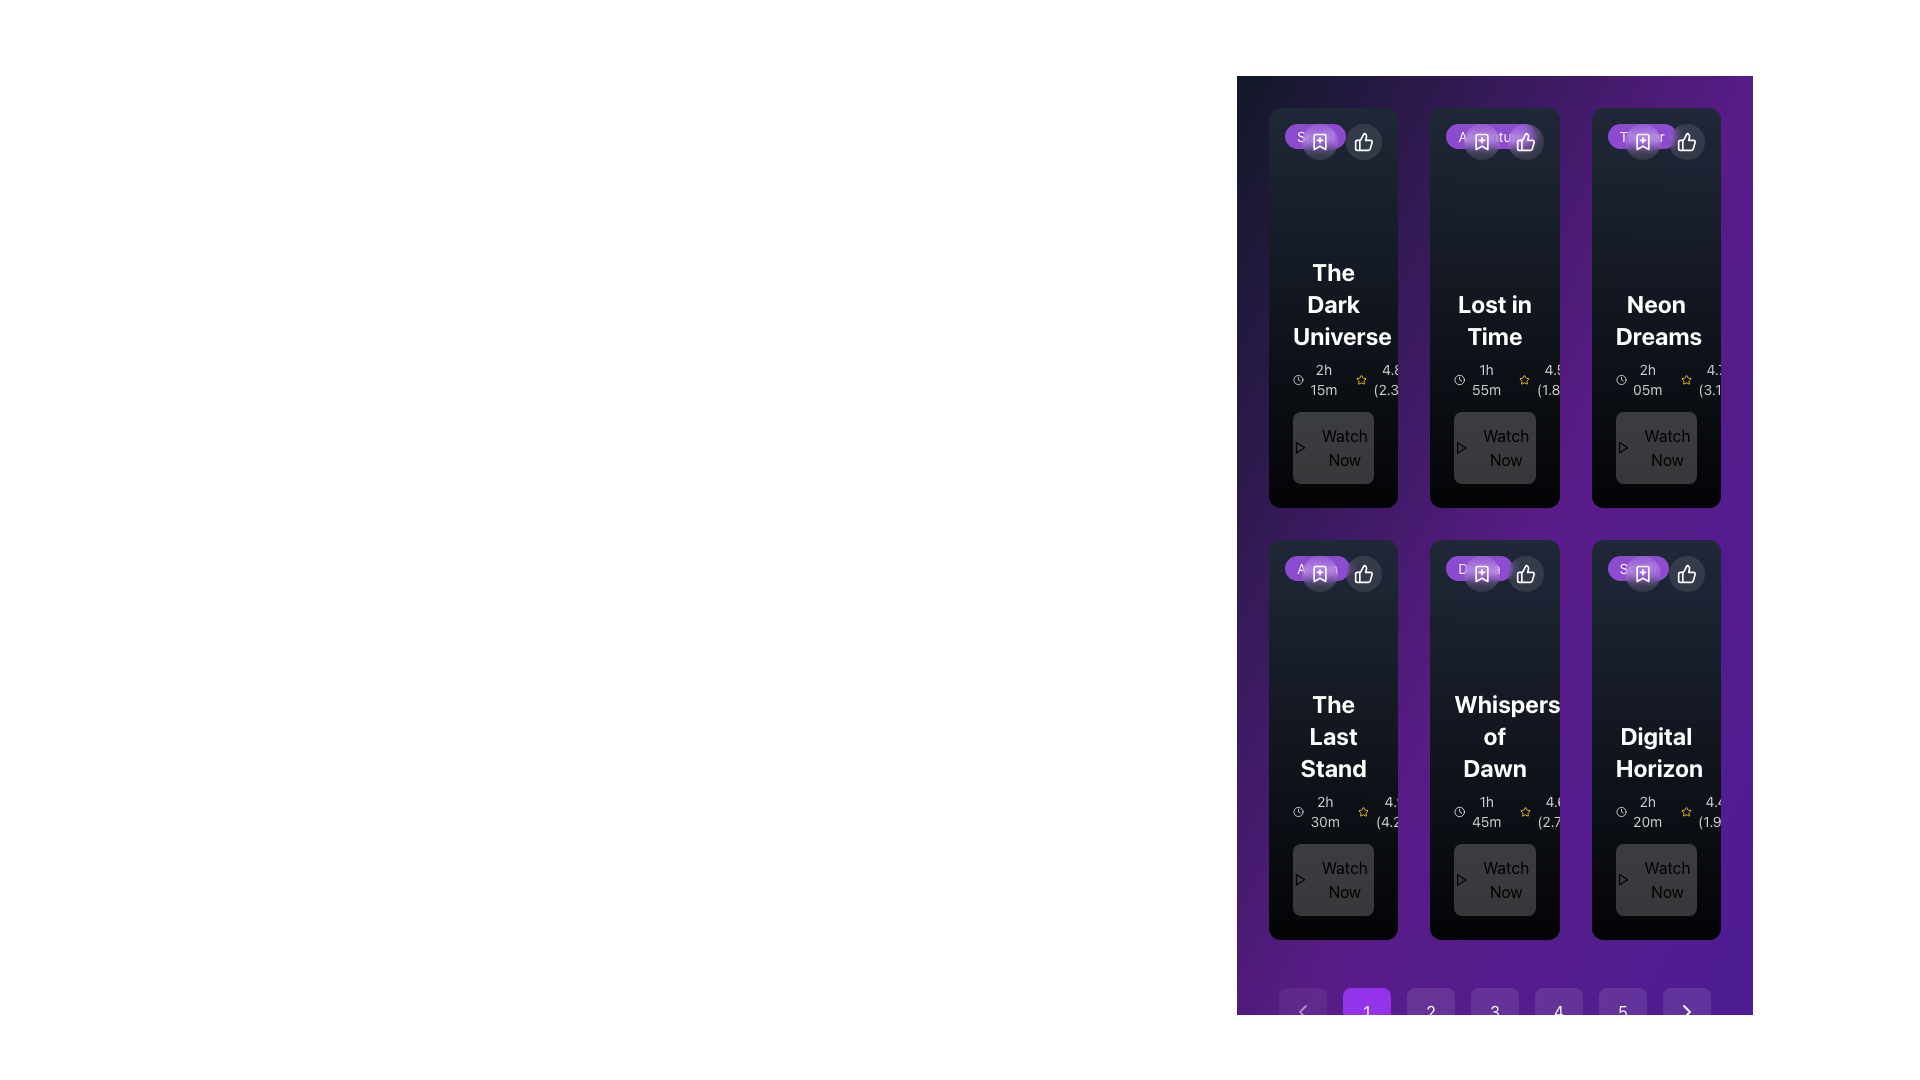  I want to click on the circular decorative graphic element with a thin border, located at the top-left corner of the second card in the second row of the grid layout, adjacent to the text component indicating duration, so click(1459, 812).